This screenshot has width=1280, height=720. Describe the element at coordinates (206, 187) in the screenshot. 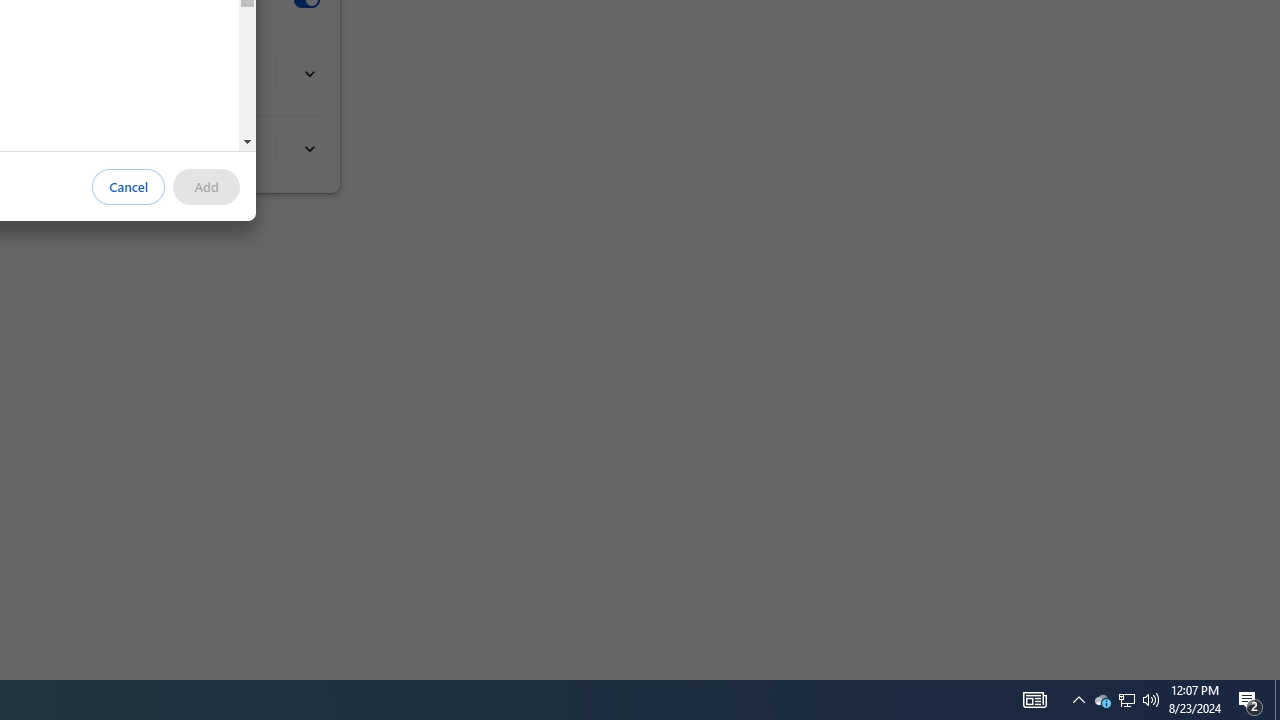

I see `'Add'` at that location.